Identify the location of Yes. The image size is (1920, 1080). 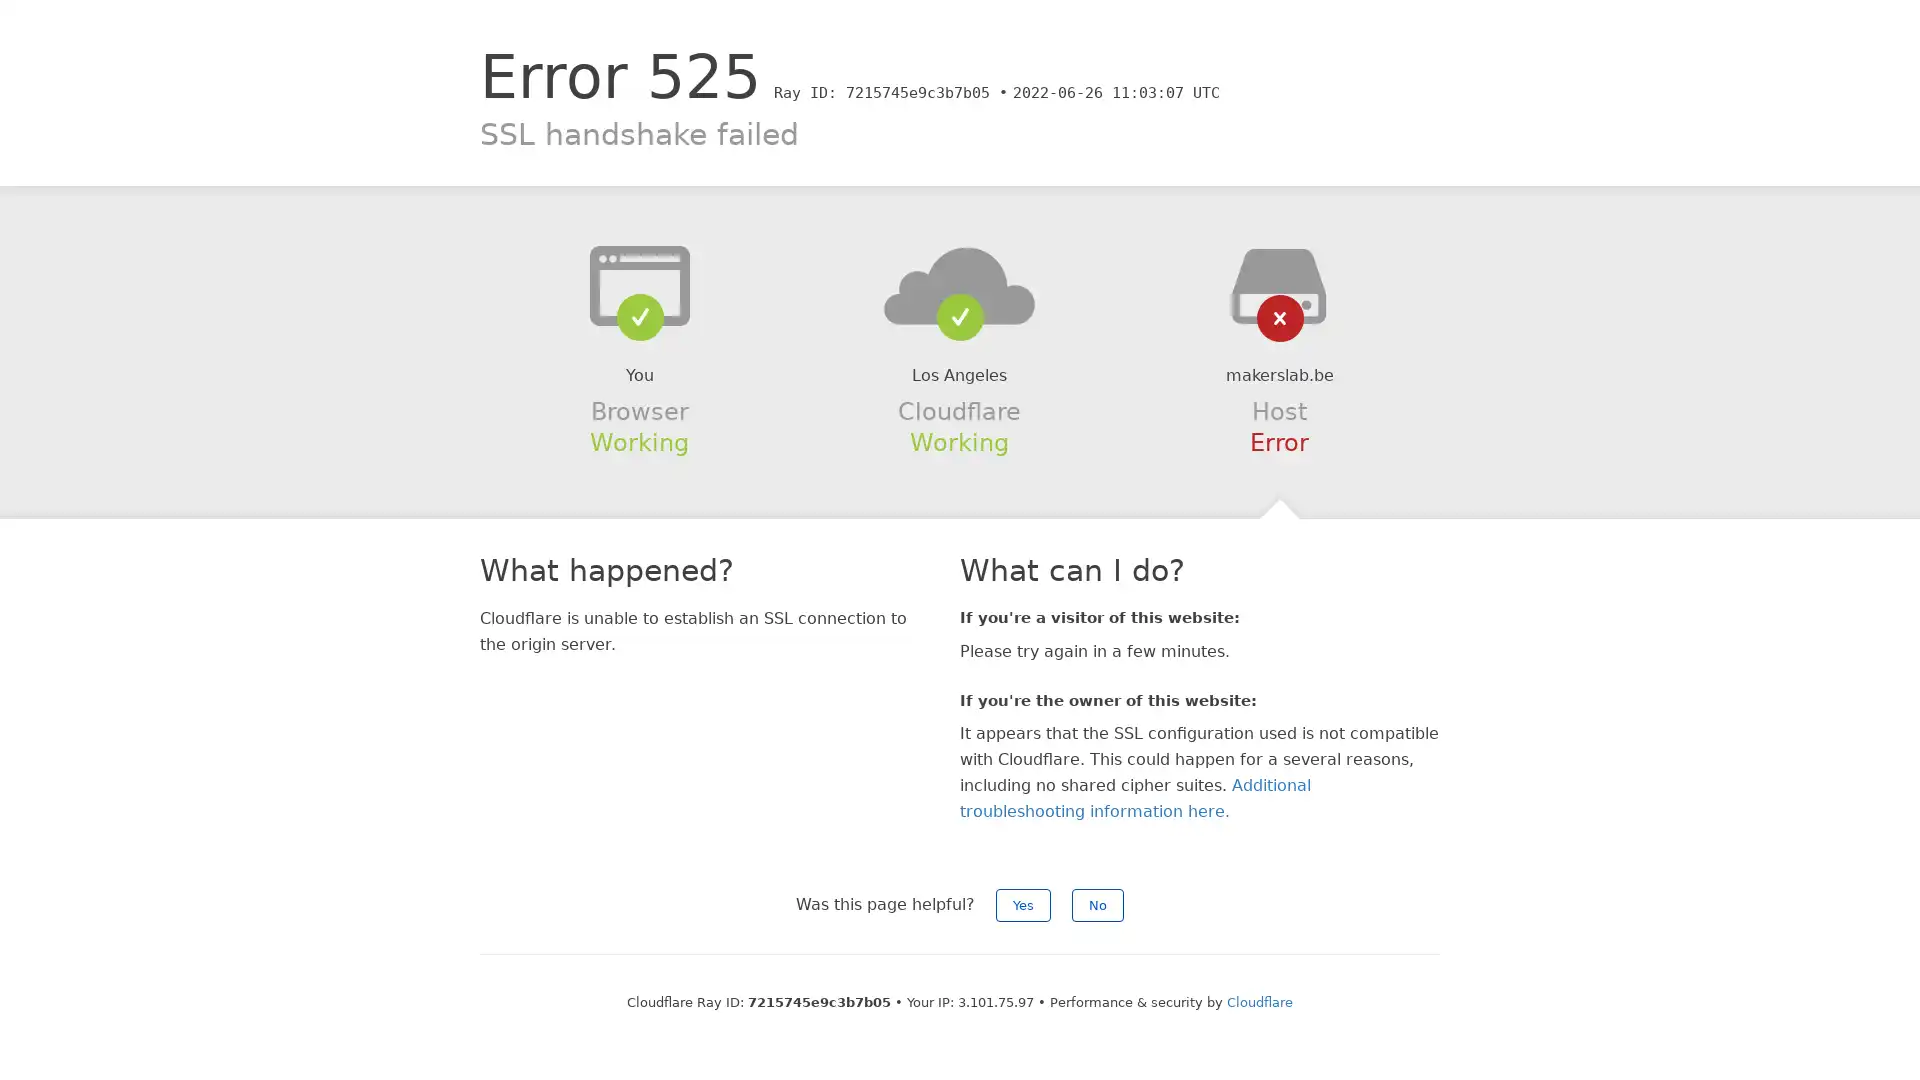
(1023, 905).